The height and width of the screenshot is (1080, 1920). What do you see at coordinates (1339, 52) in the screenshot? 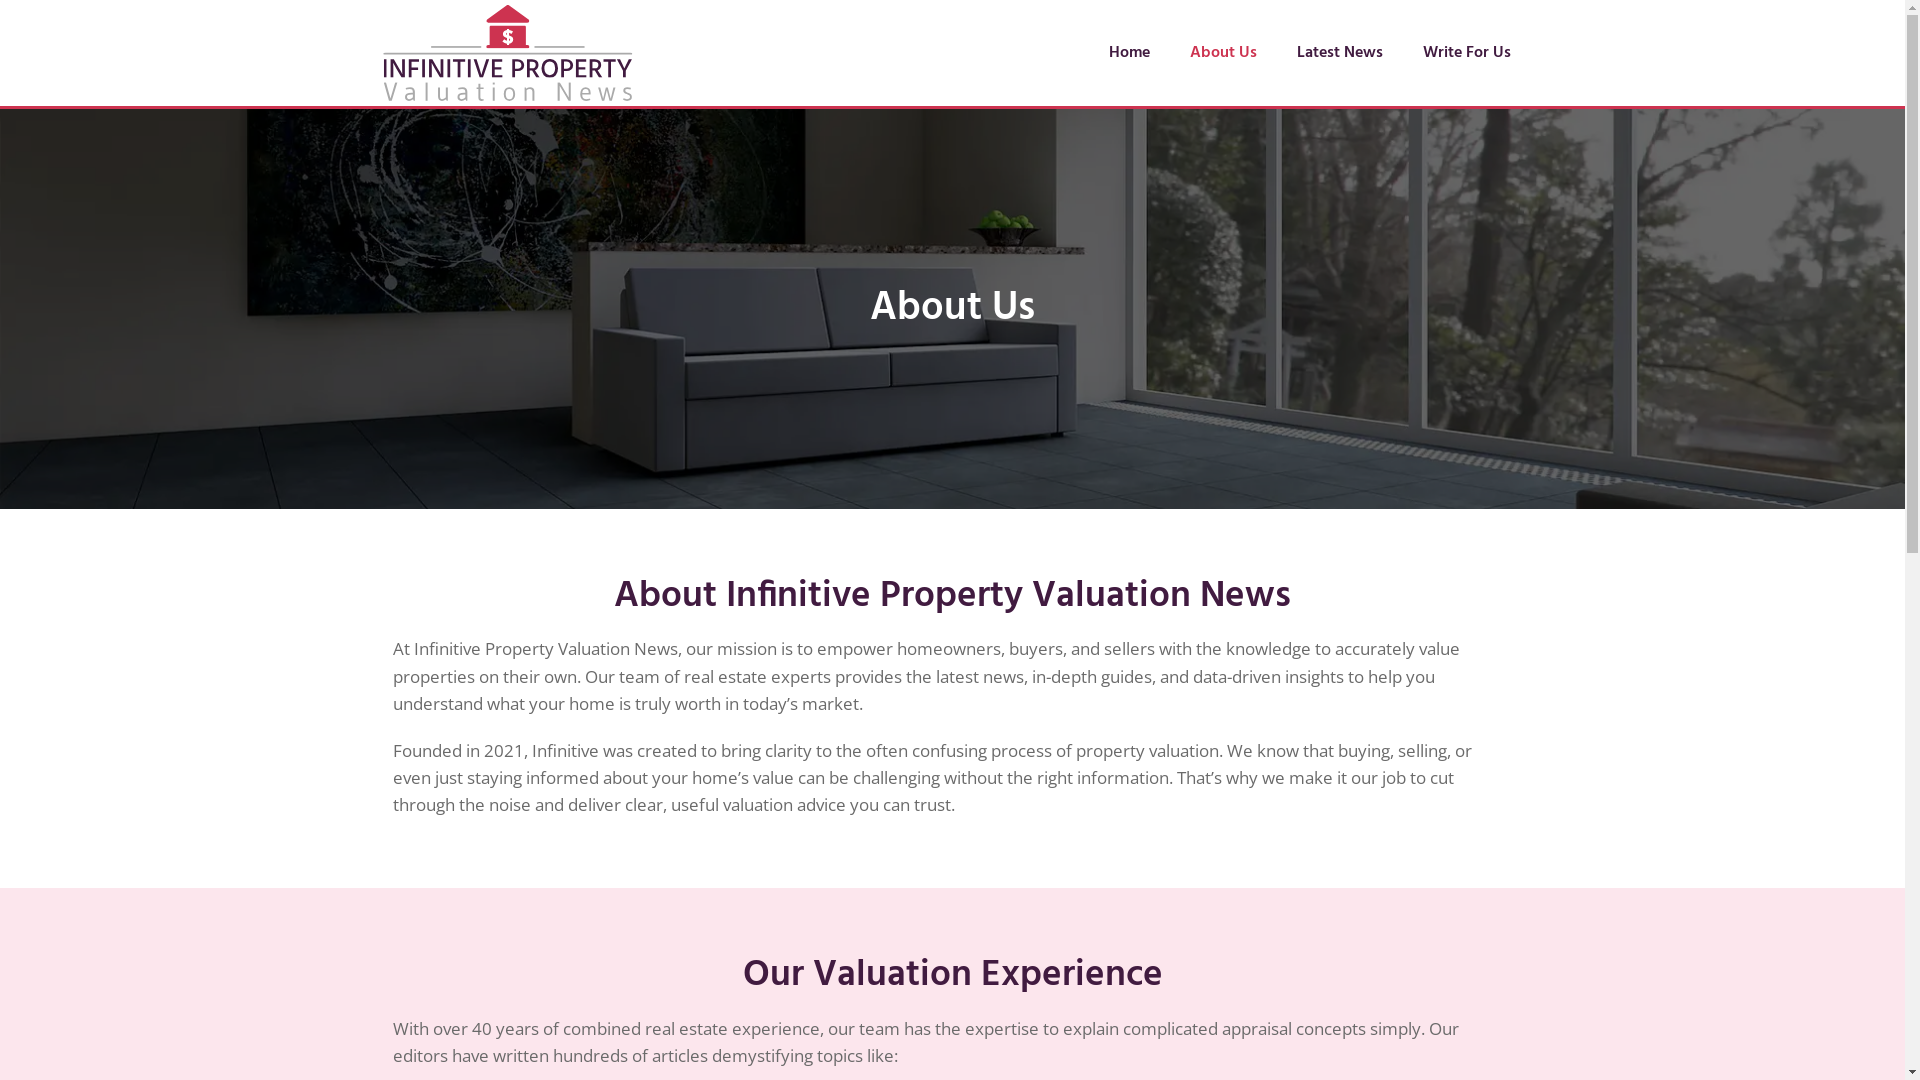
I see `'Latest News'` at bounding box center [1339, 52].